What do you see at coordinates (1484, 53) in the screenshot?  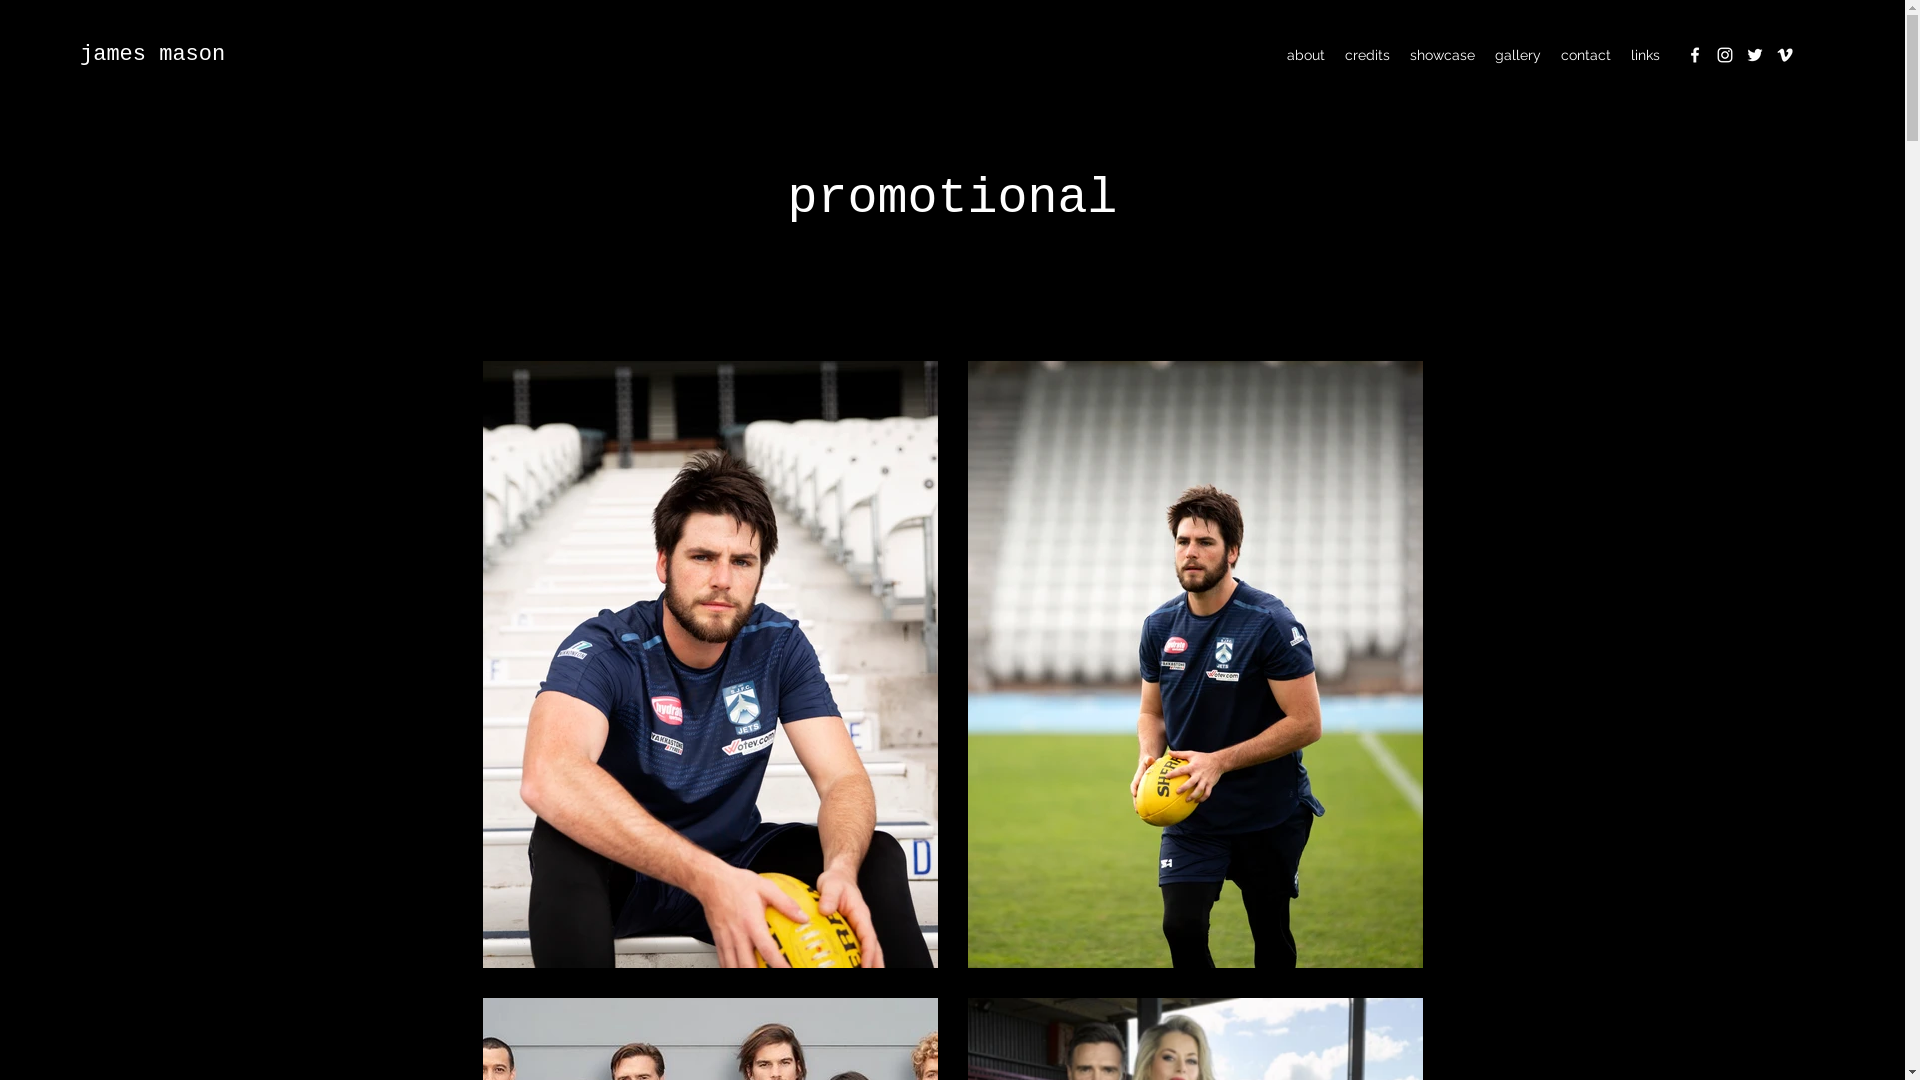 I see `'gallery'` at bounding box center [1484, 53].